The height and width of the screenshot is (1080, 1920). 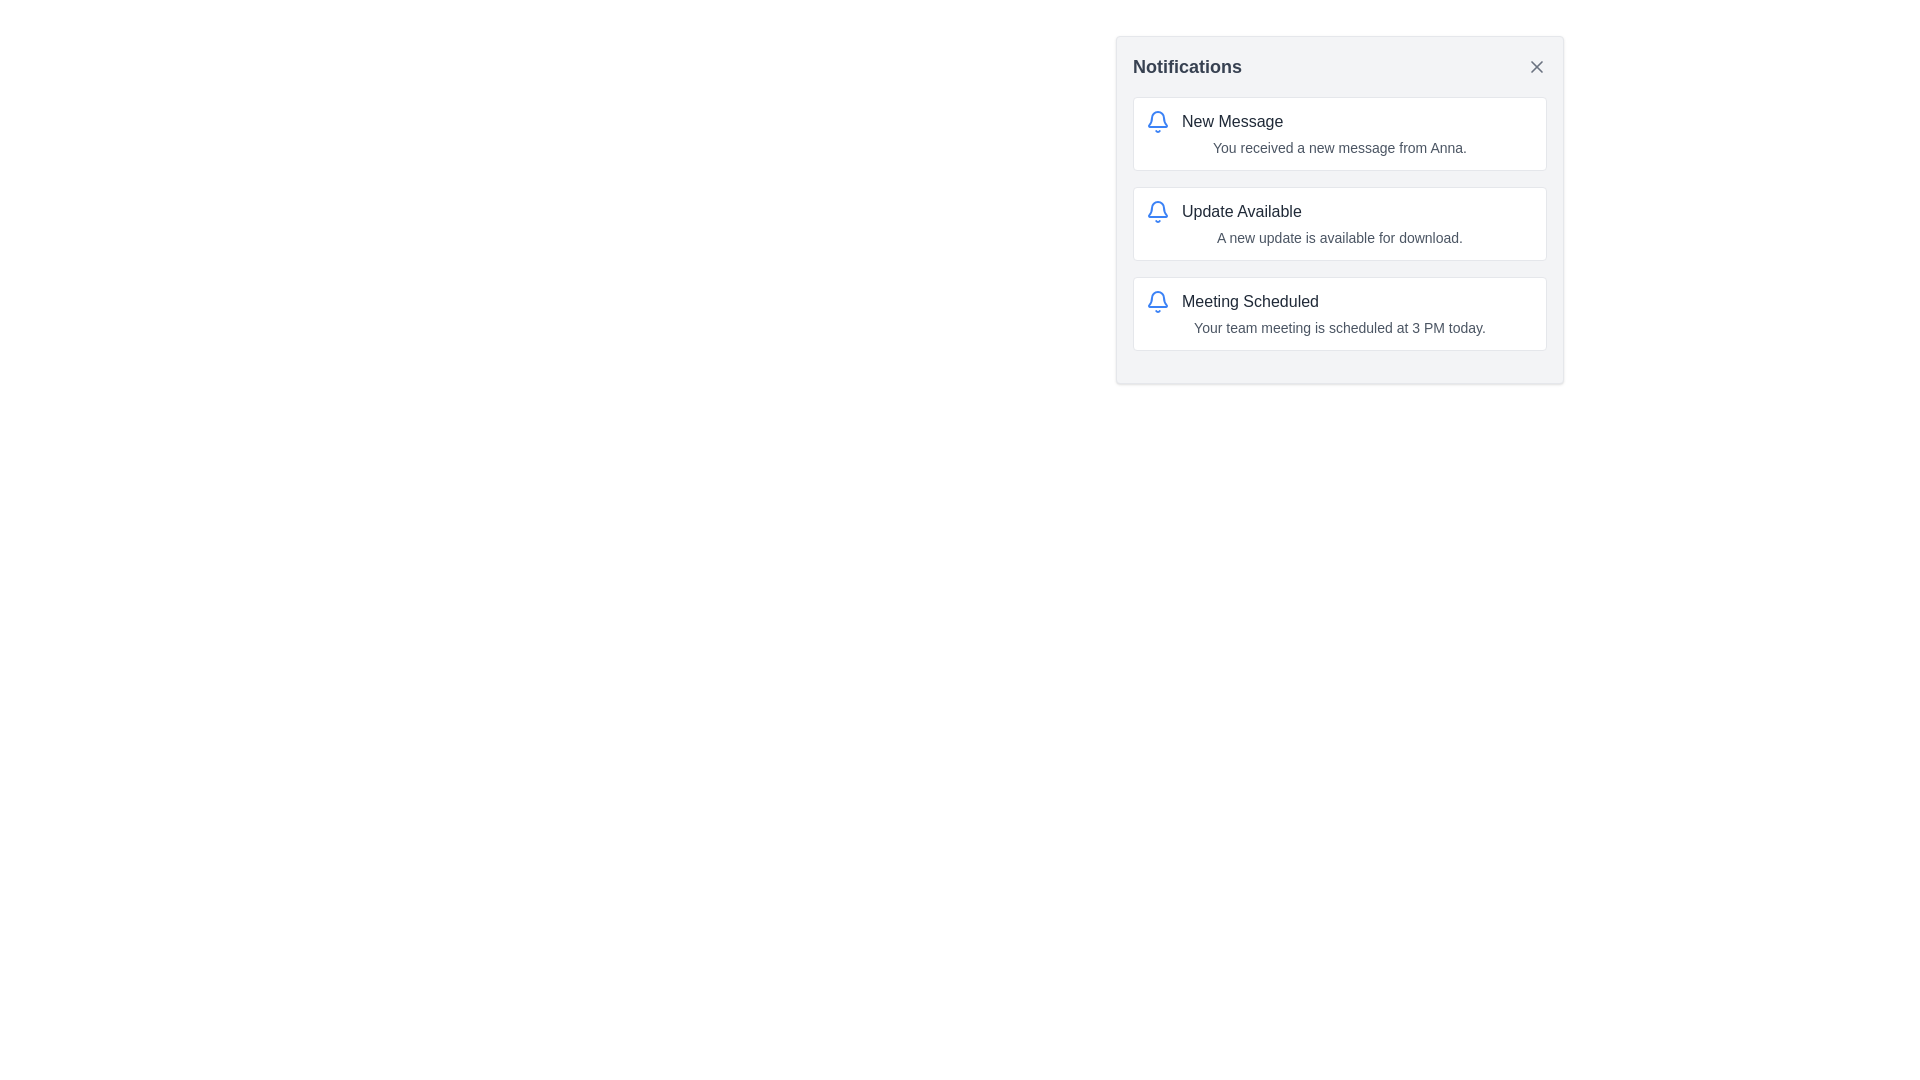 What do you see at coordinates (1339, 237) in the screenshot?
I see `the text label that reads 'A new update is available for download.' which is located below the bold header 'Update Available' within the notification unit` at bounding box center [1339, 237].